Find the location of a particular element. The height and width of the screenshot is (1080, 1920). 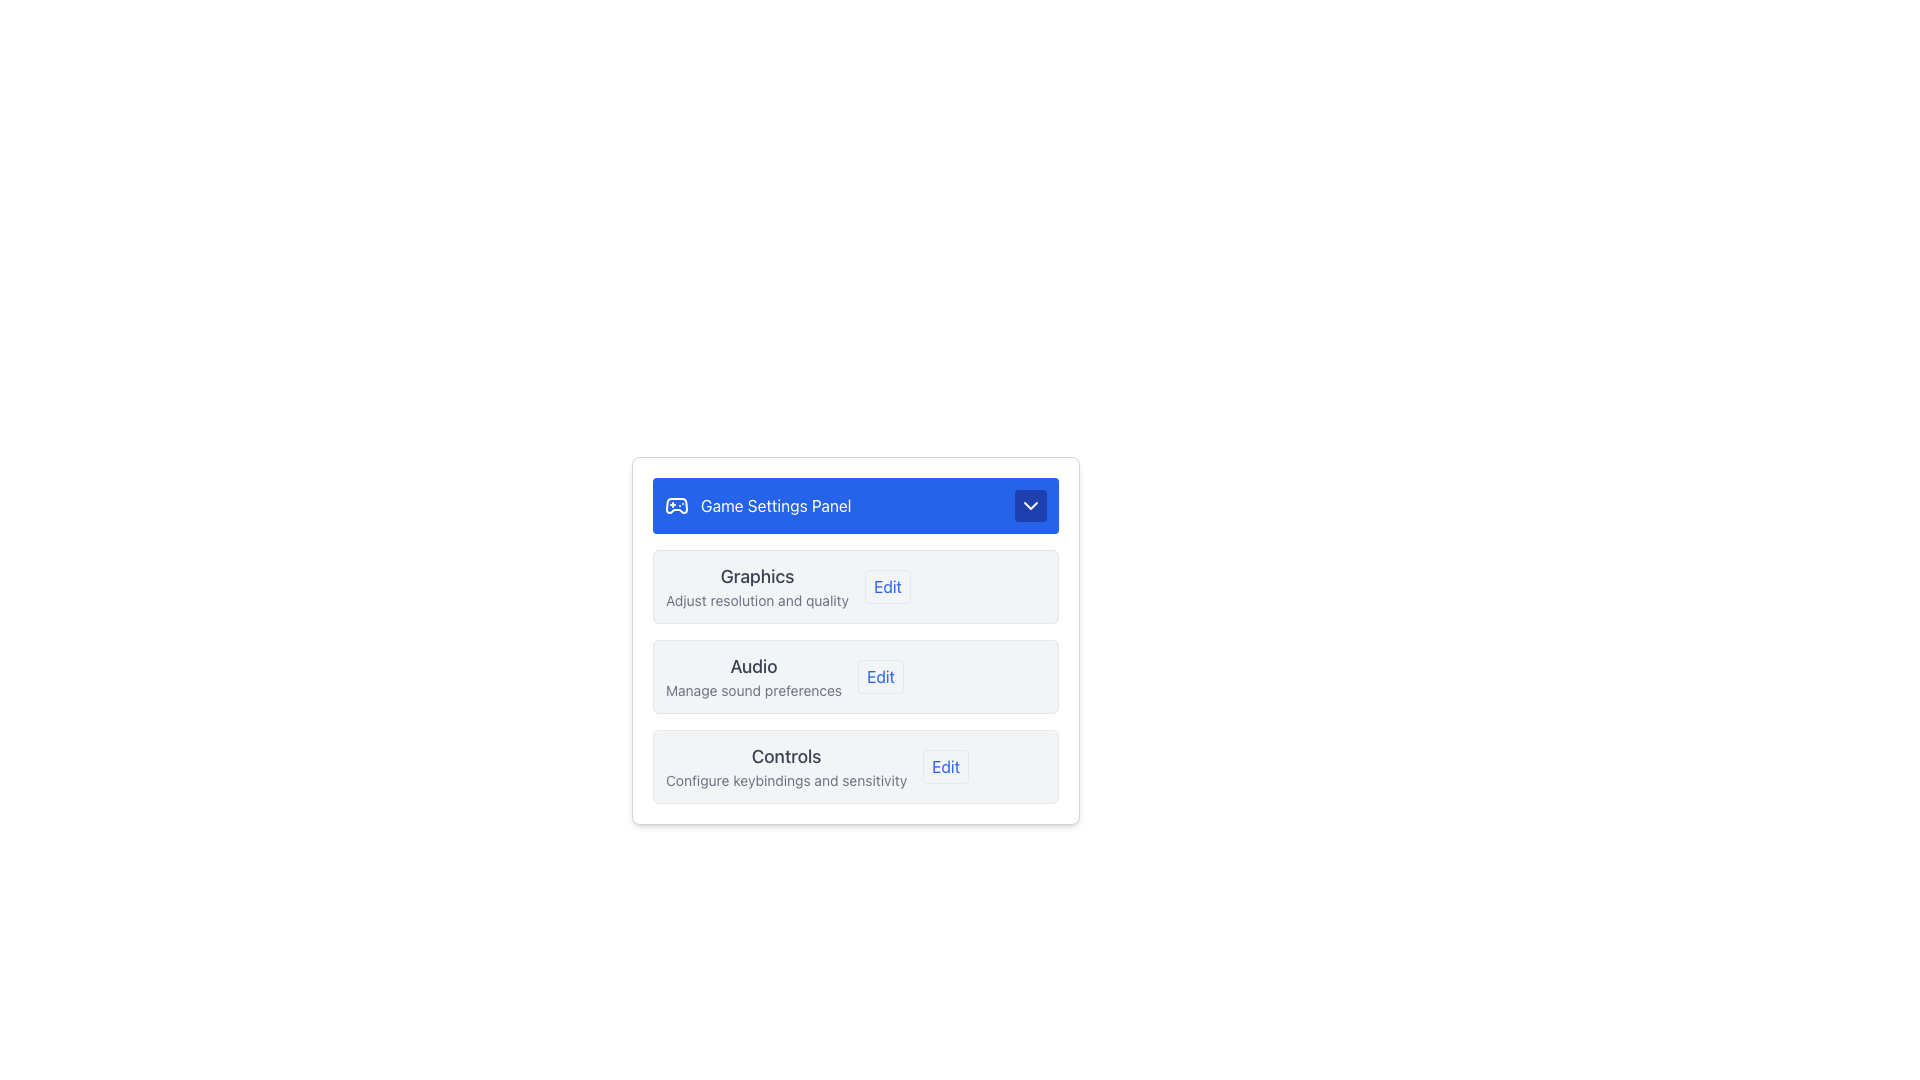

the Game Settings Panel icon located on the left side of the header, which is the first element in the horizontal layout is located at coordinates (676, 504).